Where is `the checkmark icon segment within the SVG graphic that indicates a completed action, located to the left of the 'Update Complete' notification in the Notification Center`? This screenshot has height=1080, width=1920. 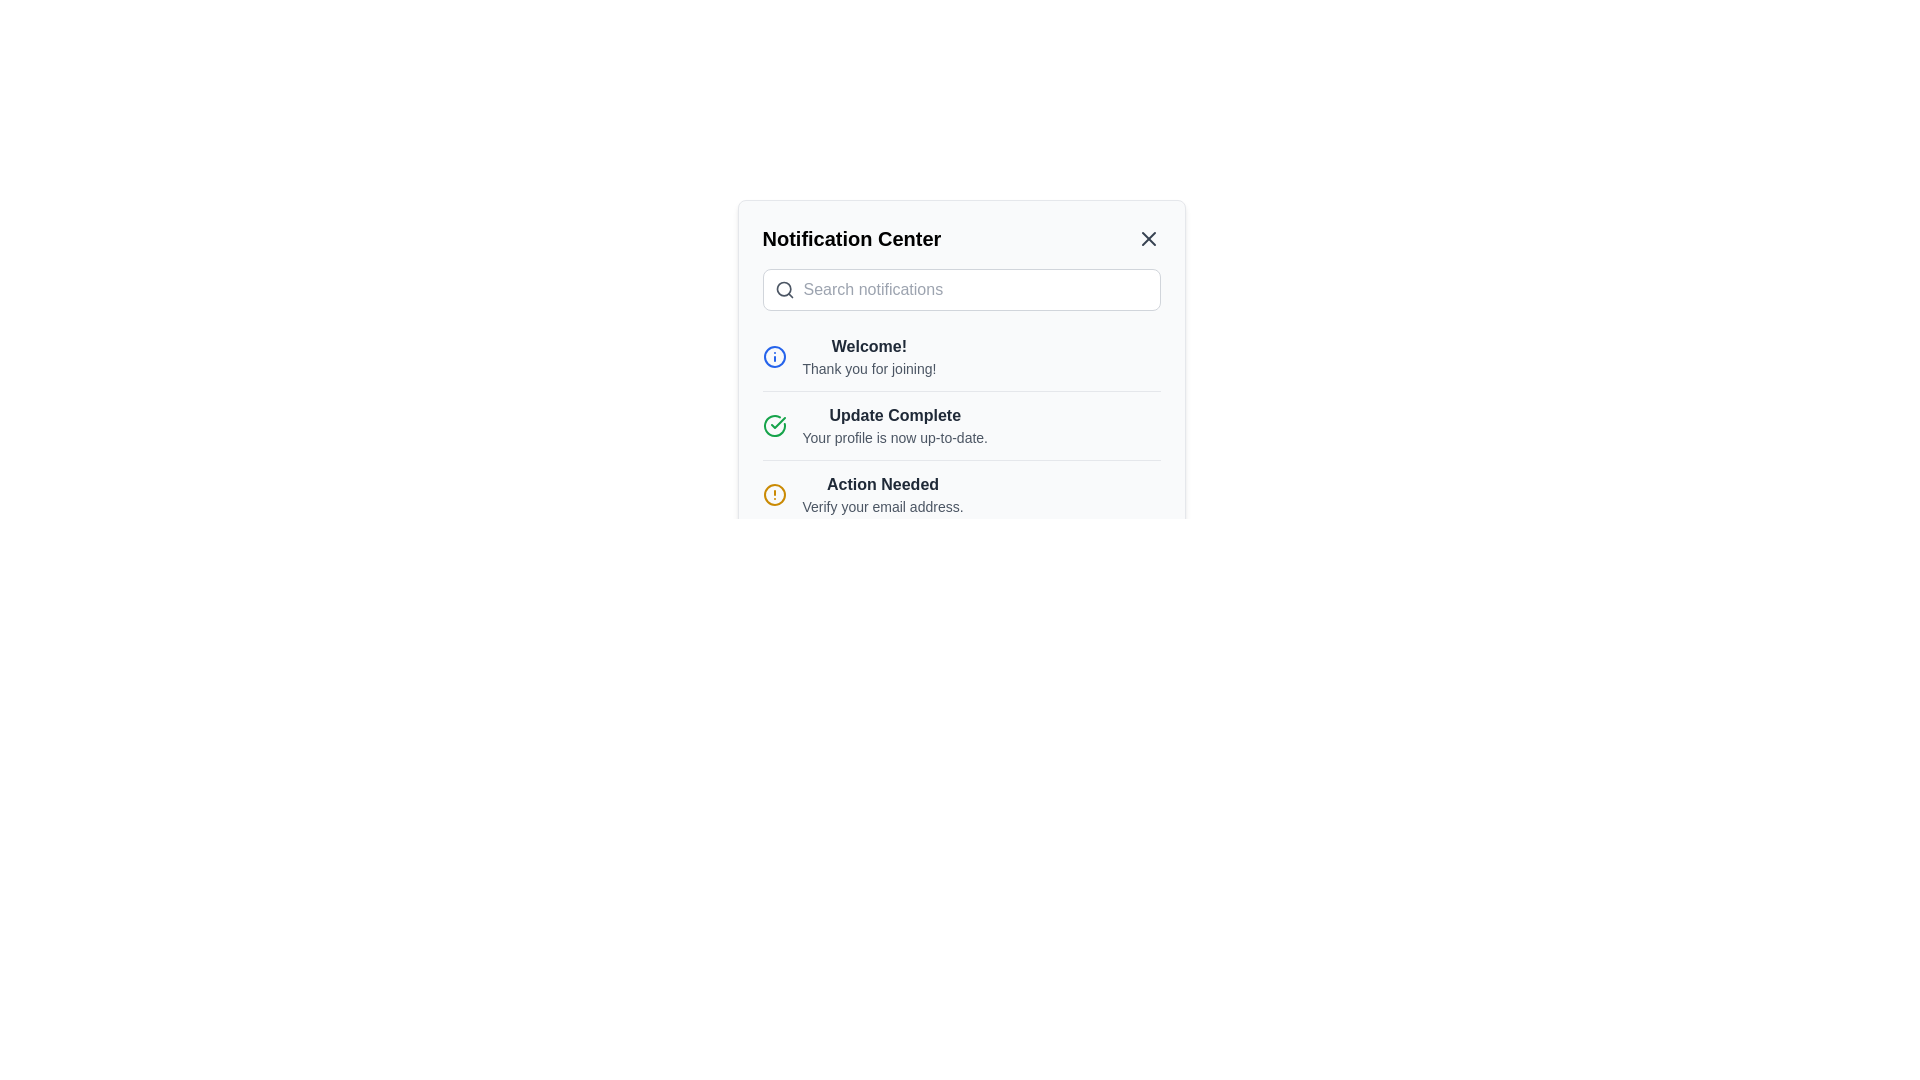 the checkmark icon segment within the SVG graphic that indicates a completed action, located to the left of the 'Update Complete' notification in the Notification Center is located at coordinates (776, 422).